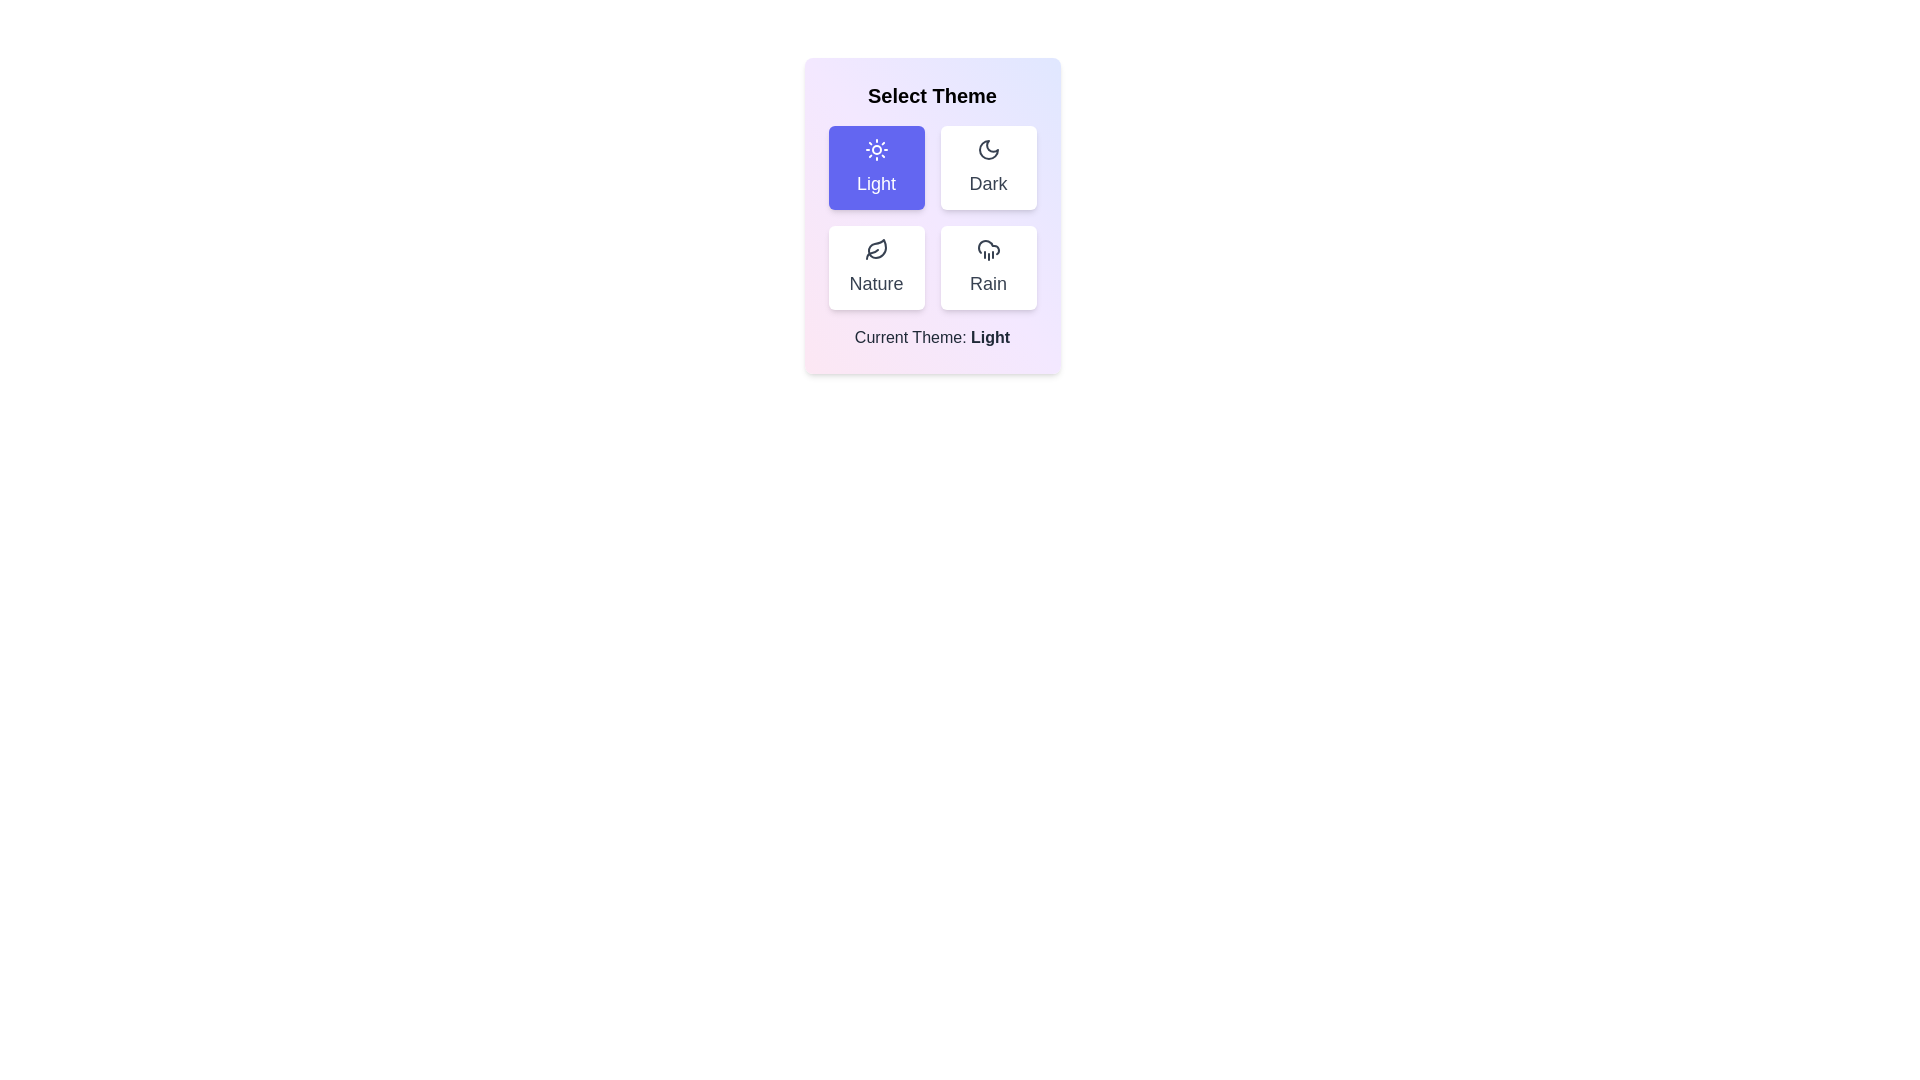 Image resolution: width=1920 pixels, height=1080 pixels. Describe the element at coordinates (876, 266) in the screenshot. I see `the Nature button to see its hover effect` at that location.